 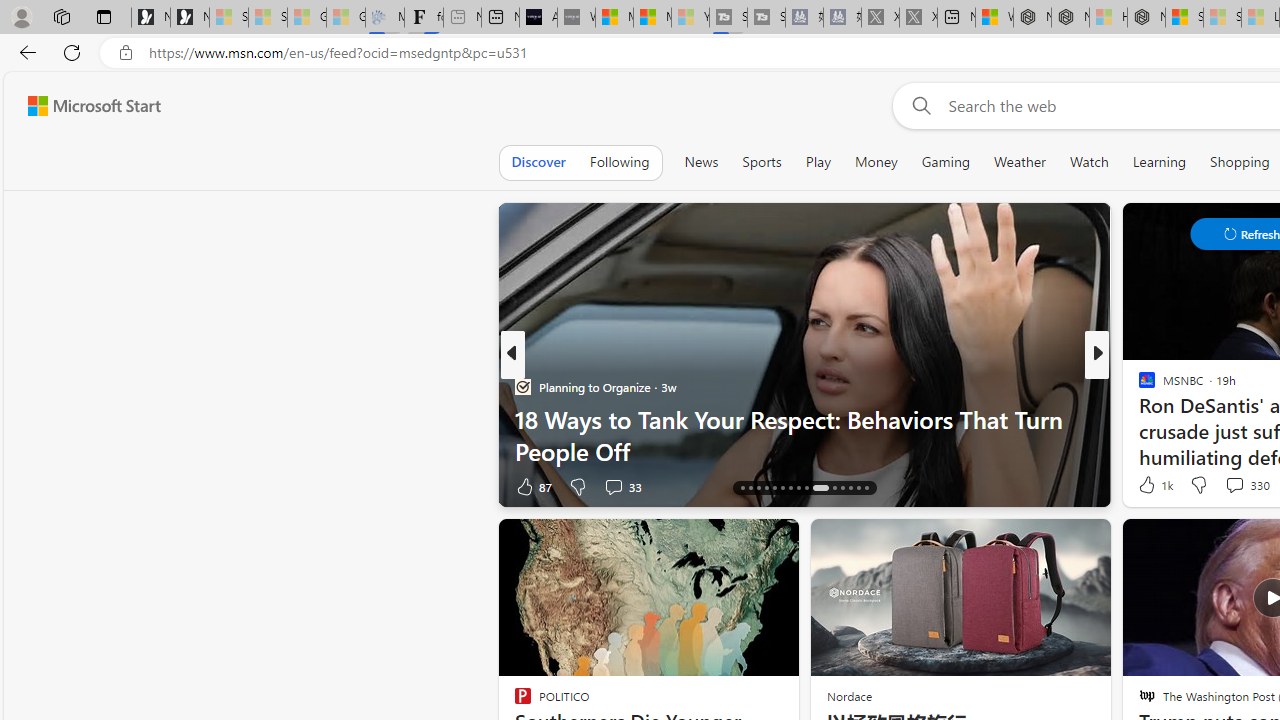 I want to click on 'Gaming', so click(x=944, y=161).